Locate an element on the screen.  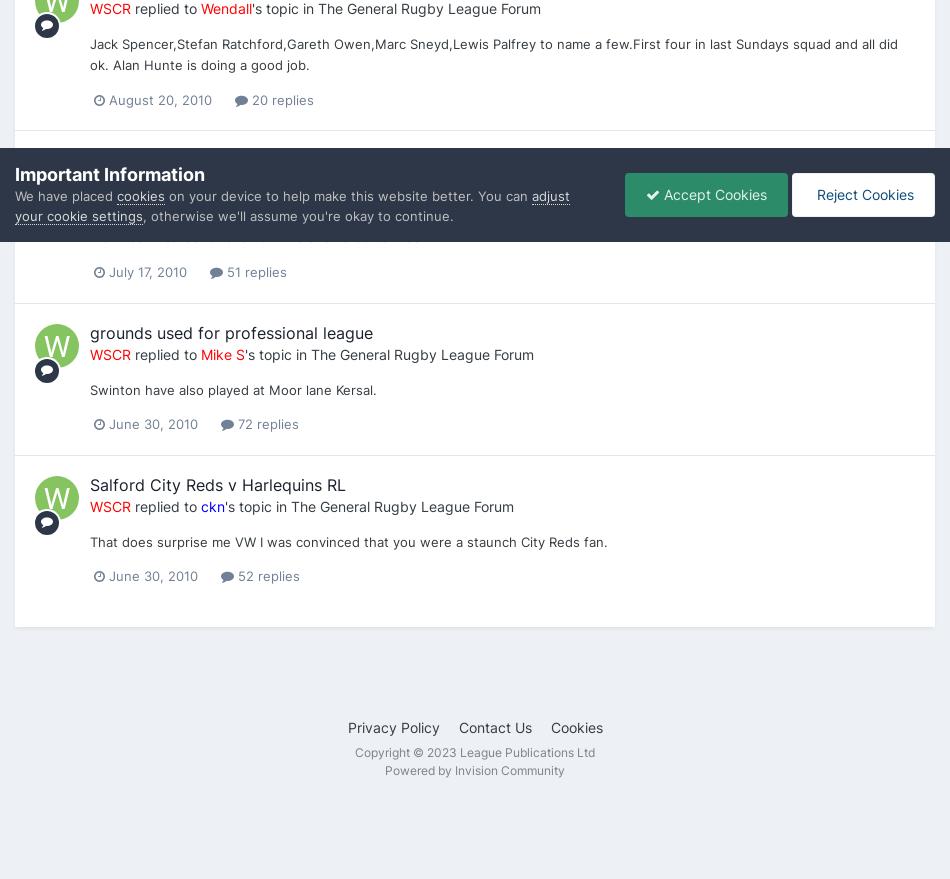
'cookies' is located at coordinates (140, 195).